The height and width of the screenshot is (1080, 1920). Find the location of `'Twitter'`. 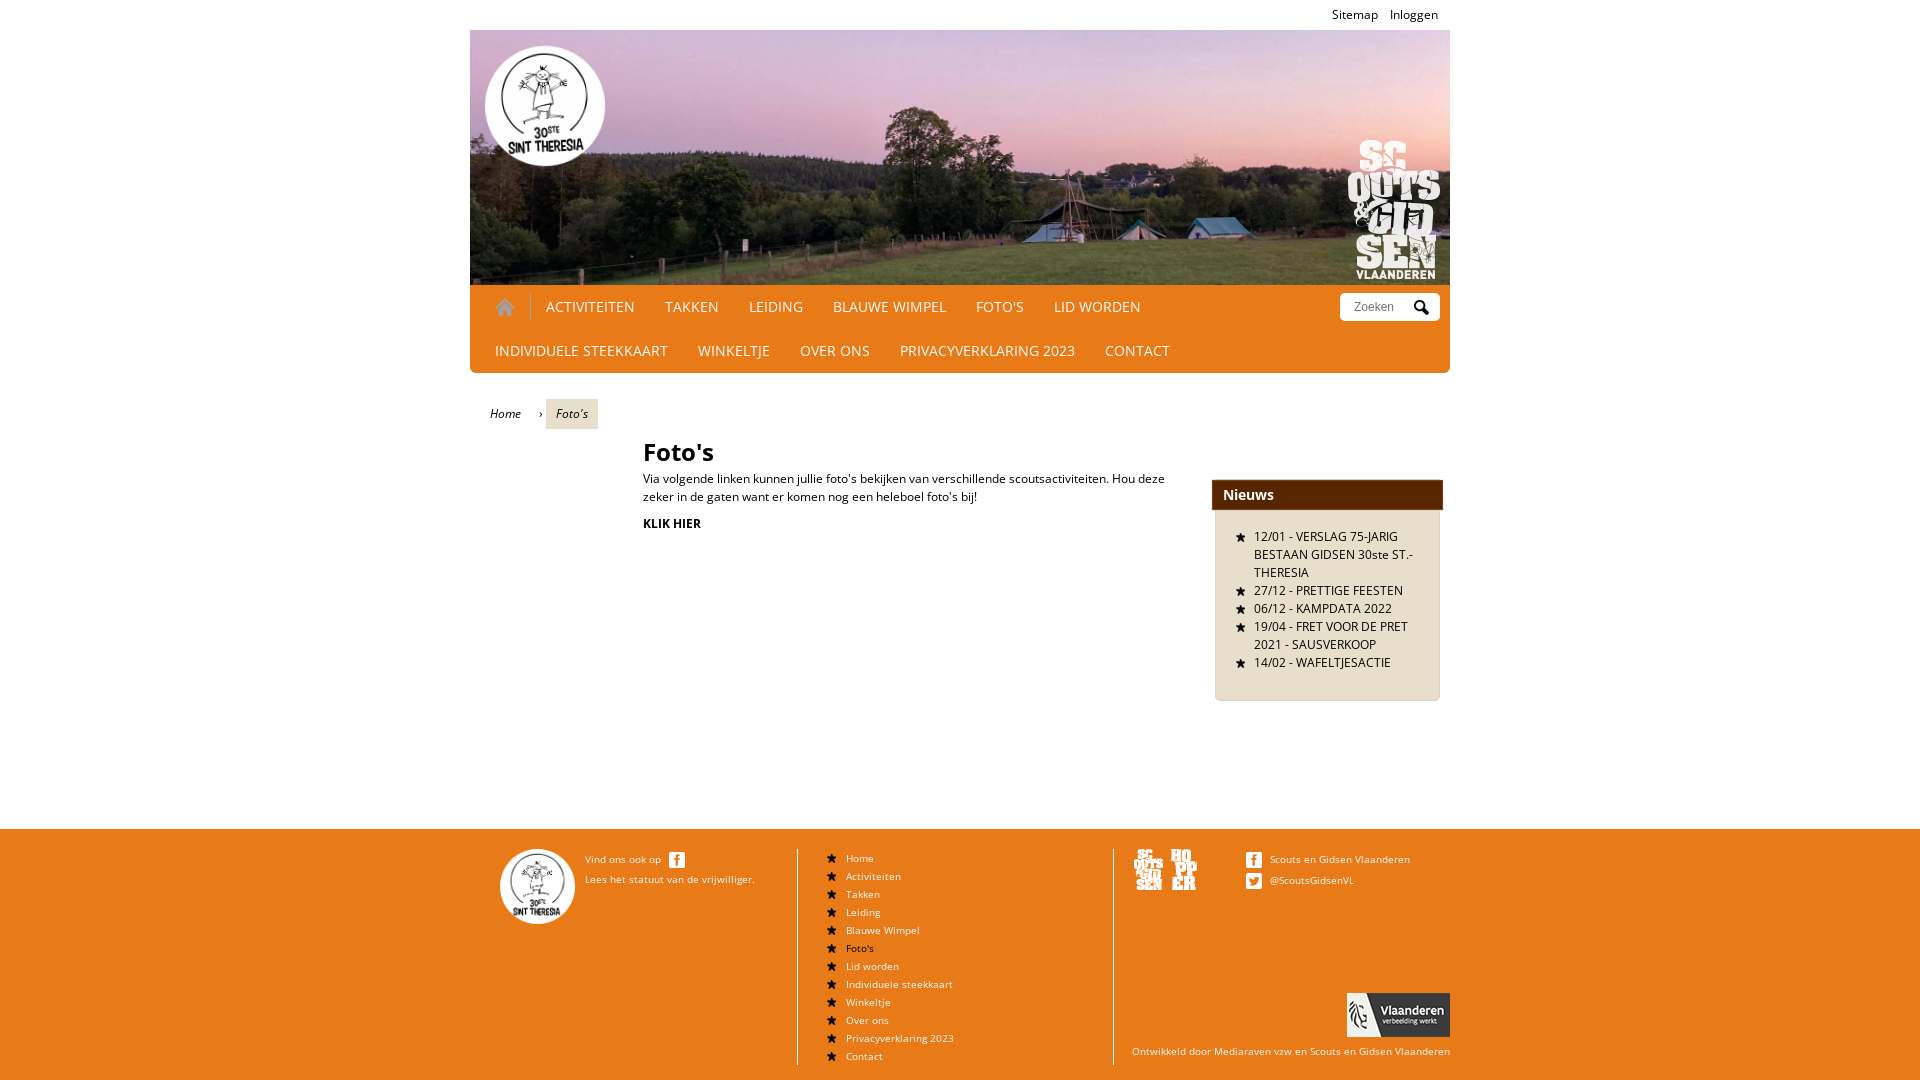

'Twitter' is located at coordinates (1252, 879).